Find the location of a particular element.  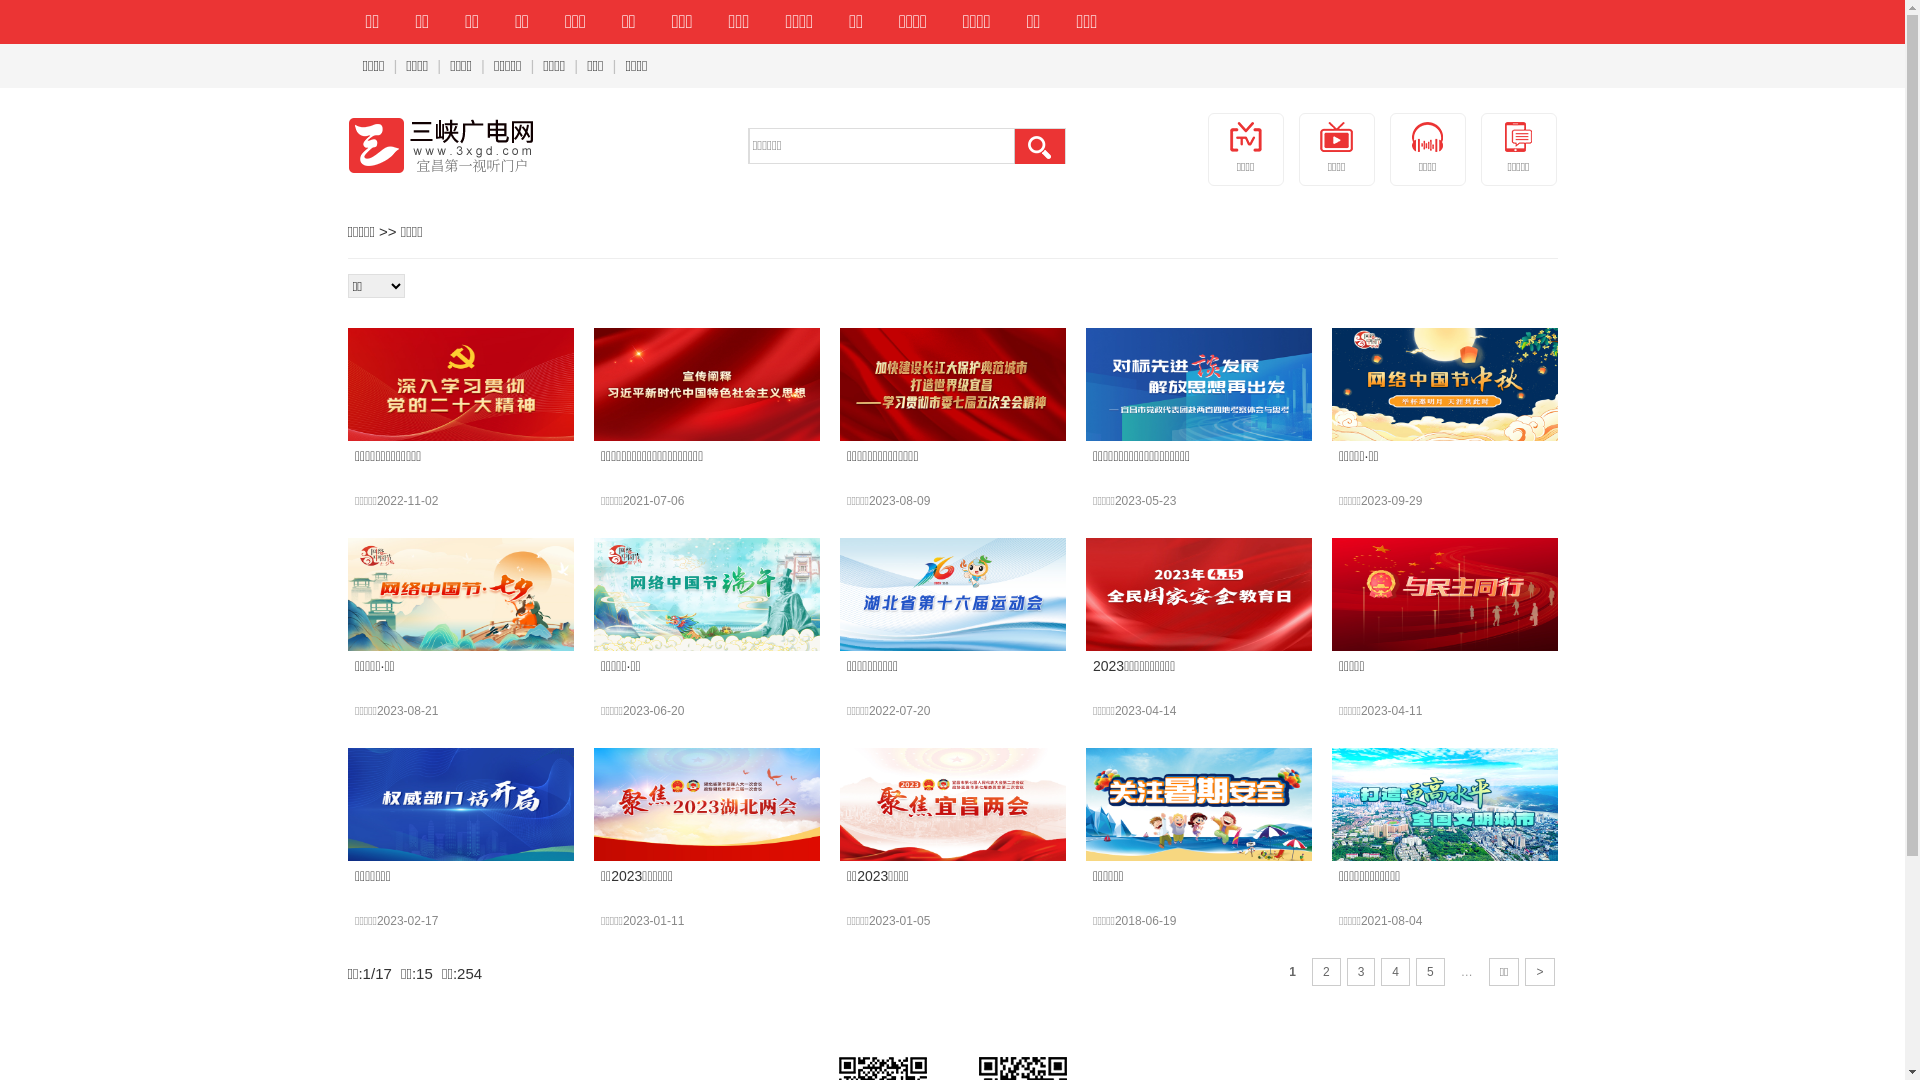

'3' is located at coordinates (1360, 971).